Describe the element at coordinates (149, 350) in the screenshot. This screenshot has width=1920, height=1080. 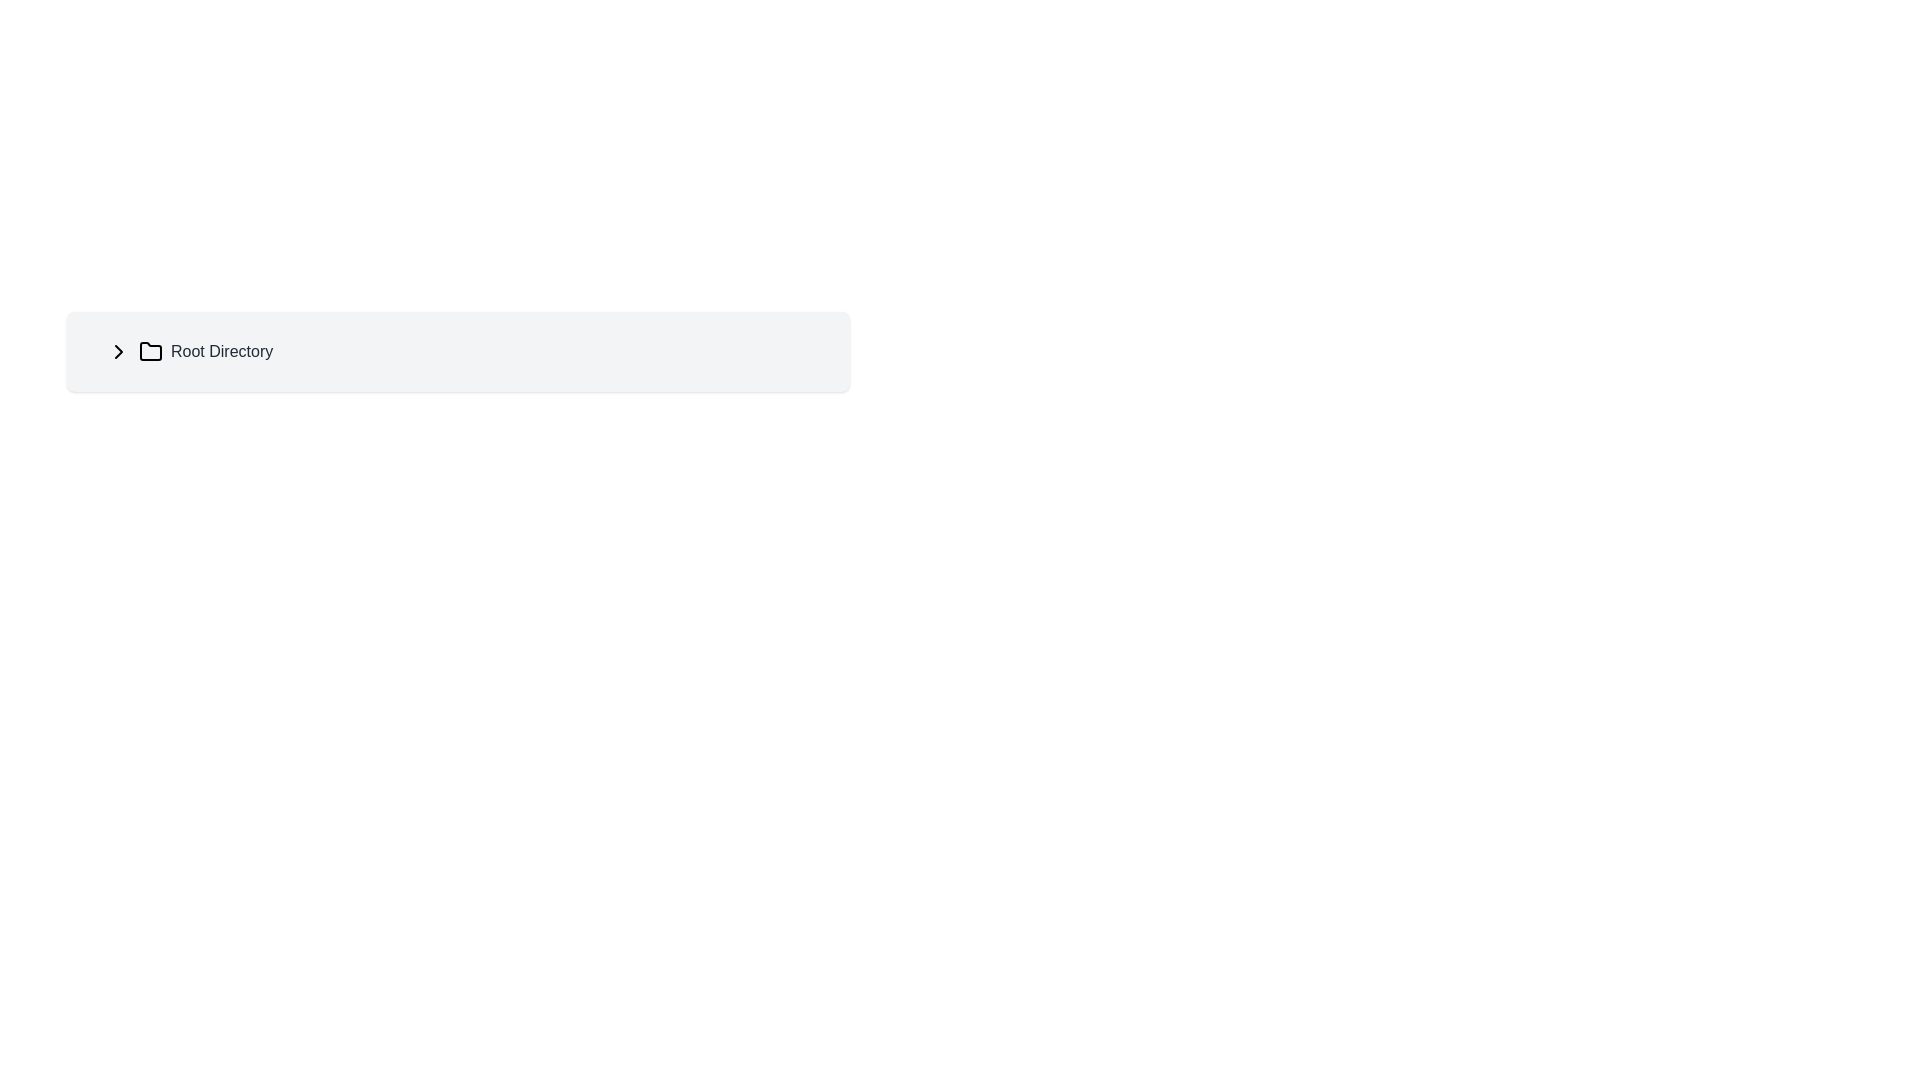
I see `the folder icon which is situated to the right of the chevron arrow and to the left of the 'Root Directory' text label, indicating its presence in the directory structure` at that location.